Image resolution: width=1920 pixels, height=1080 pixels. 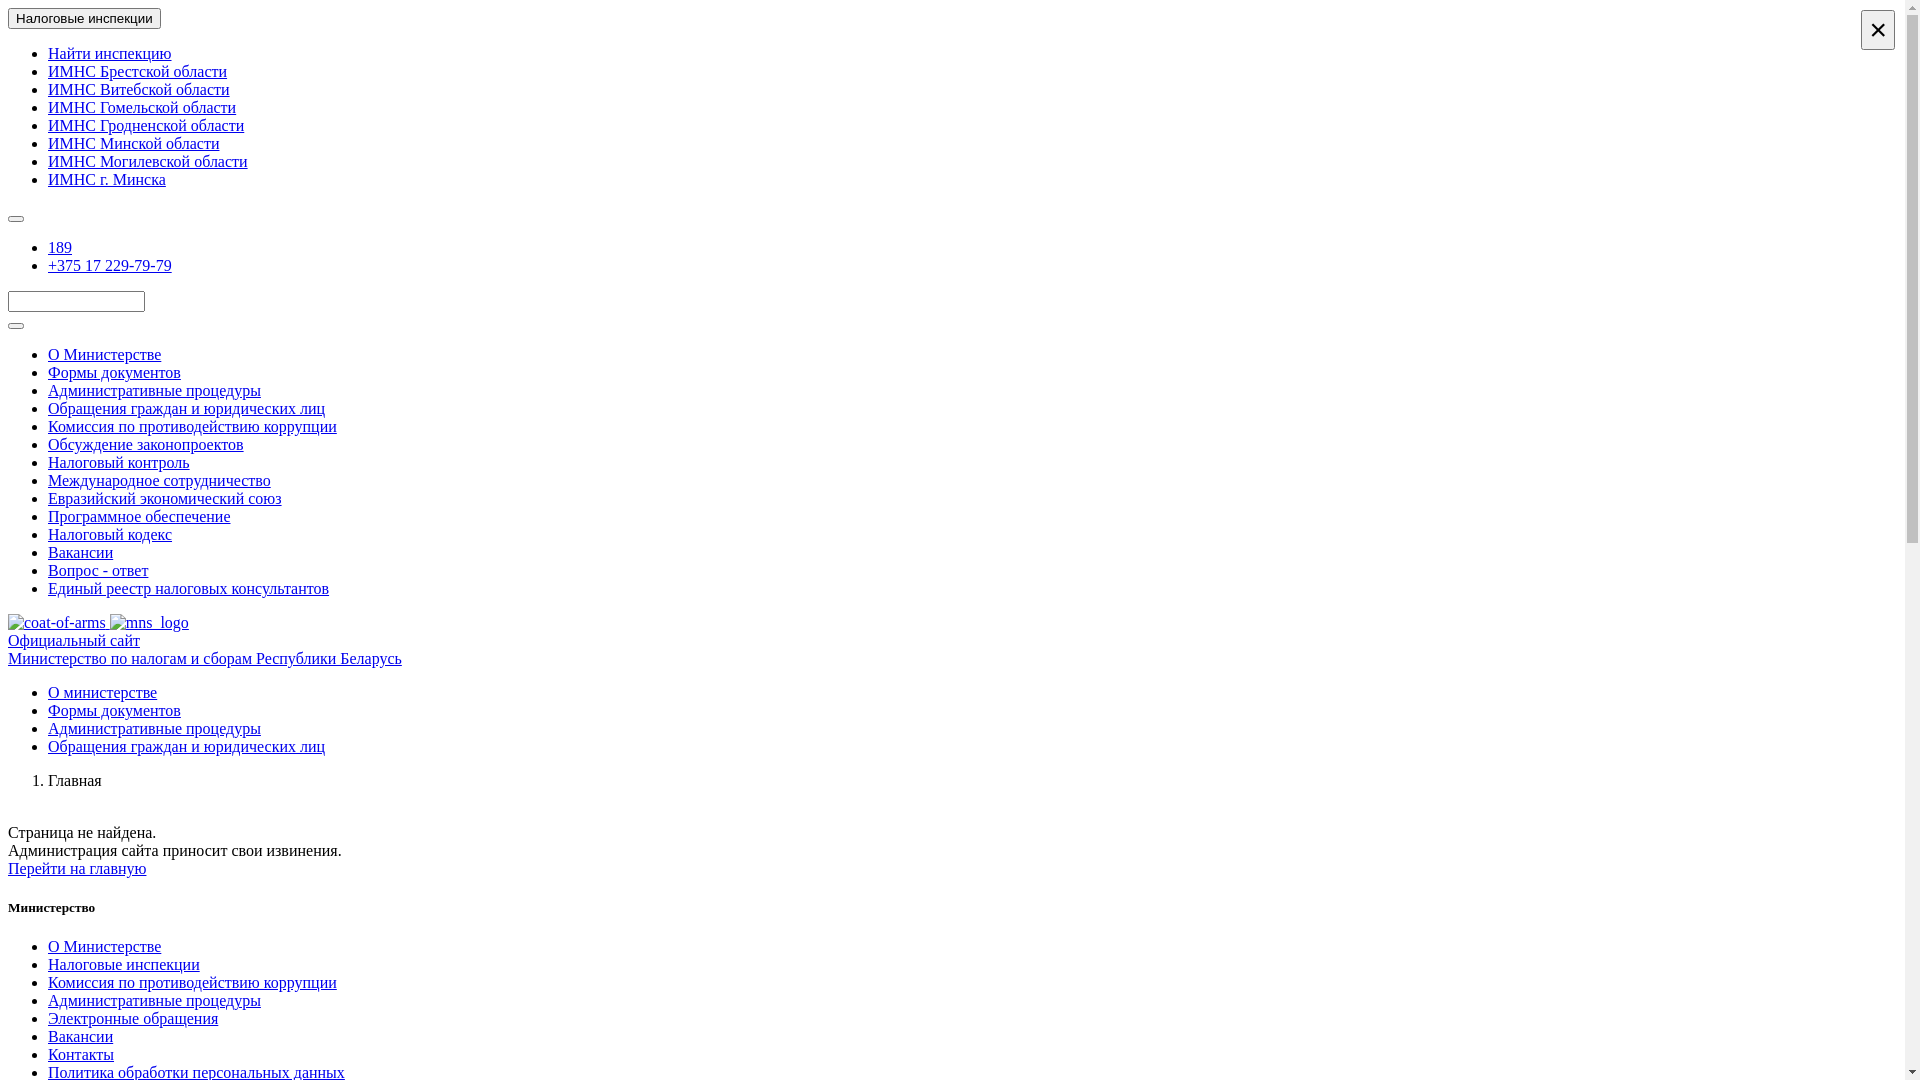 What do you see at coordinates (109, 264) in the screenshot?
I see `'+375 17 229-79-79'` at bounding box center [109, 264].